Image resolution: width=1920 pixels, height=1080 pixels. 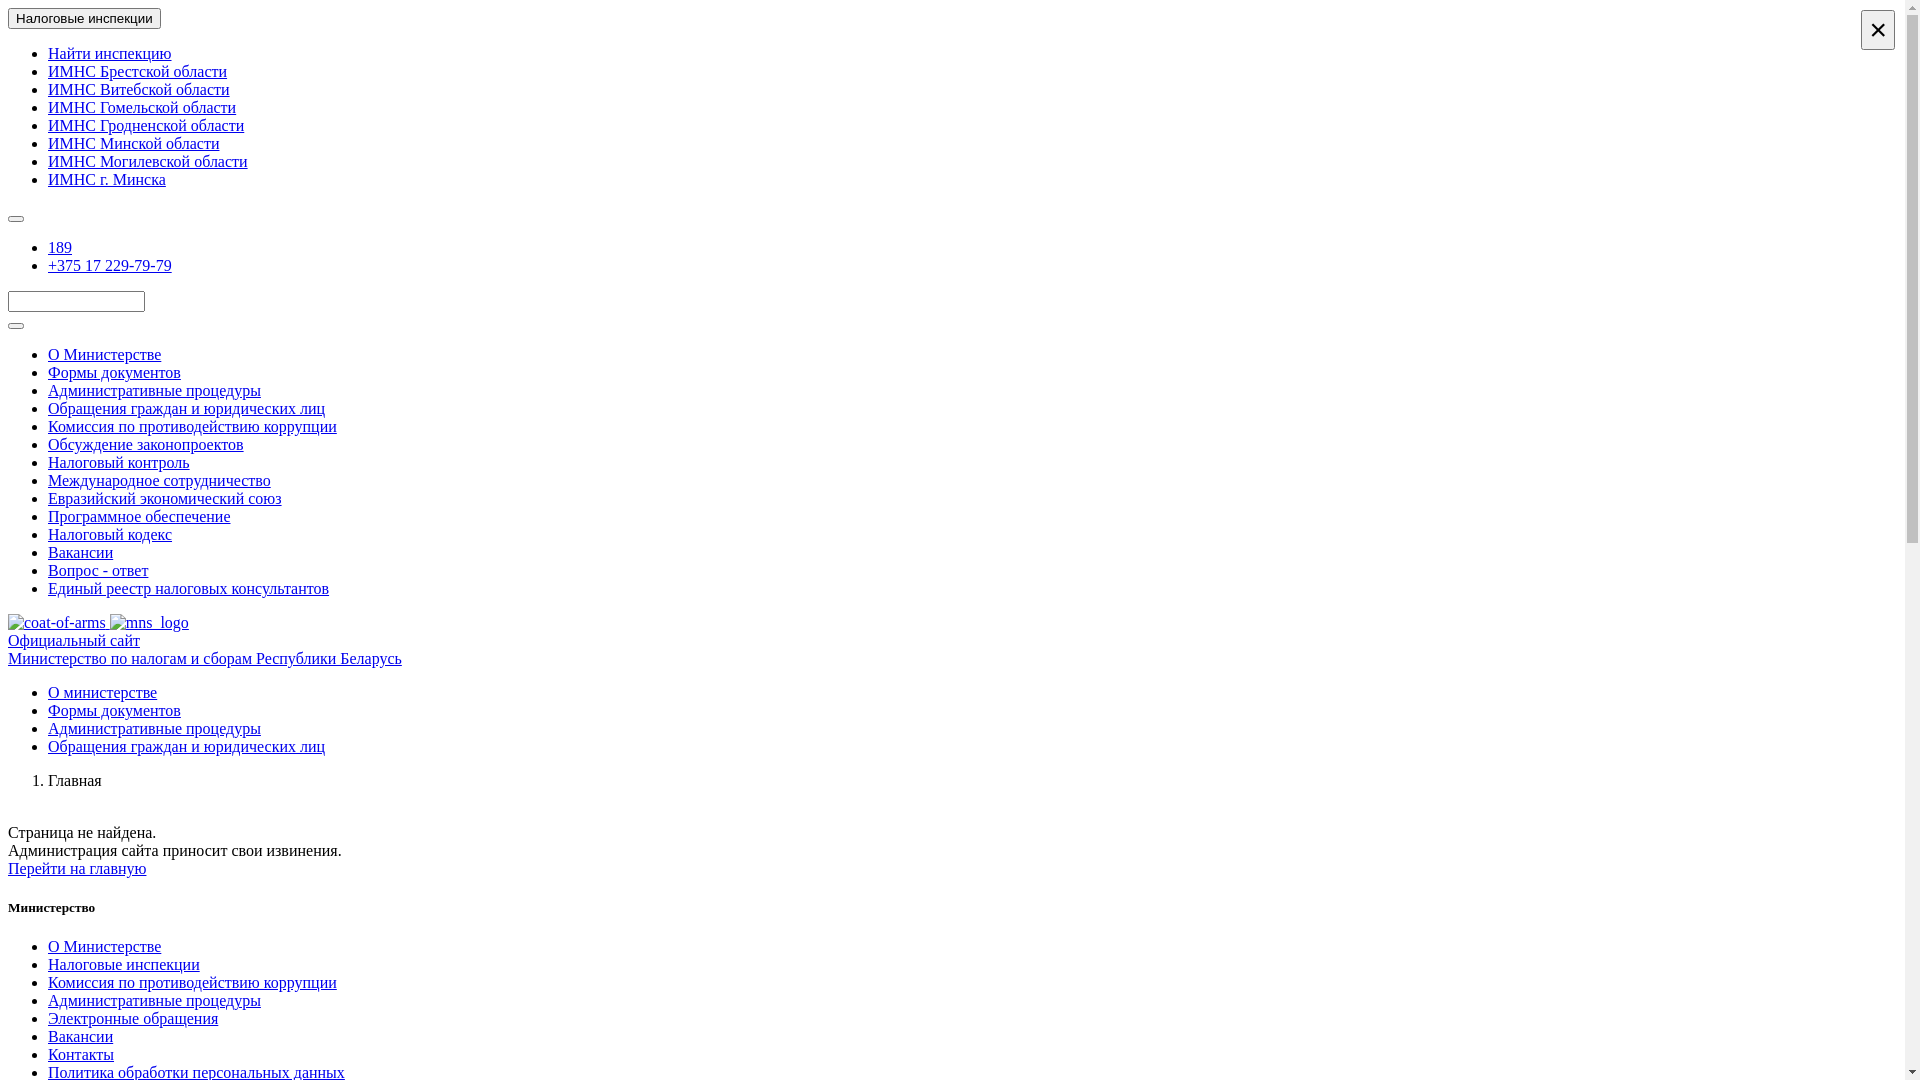 What do you see at coordinates (109, 264) in the screenshot?
I see `'+375 17 229-79-79'` at bounding box center [109, 264].